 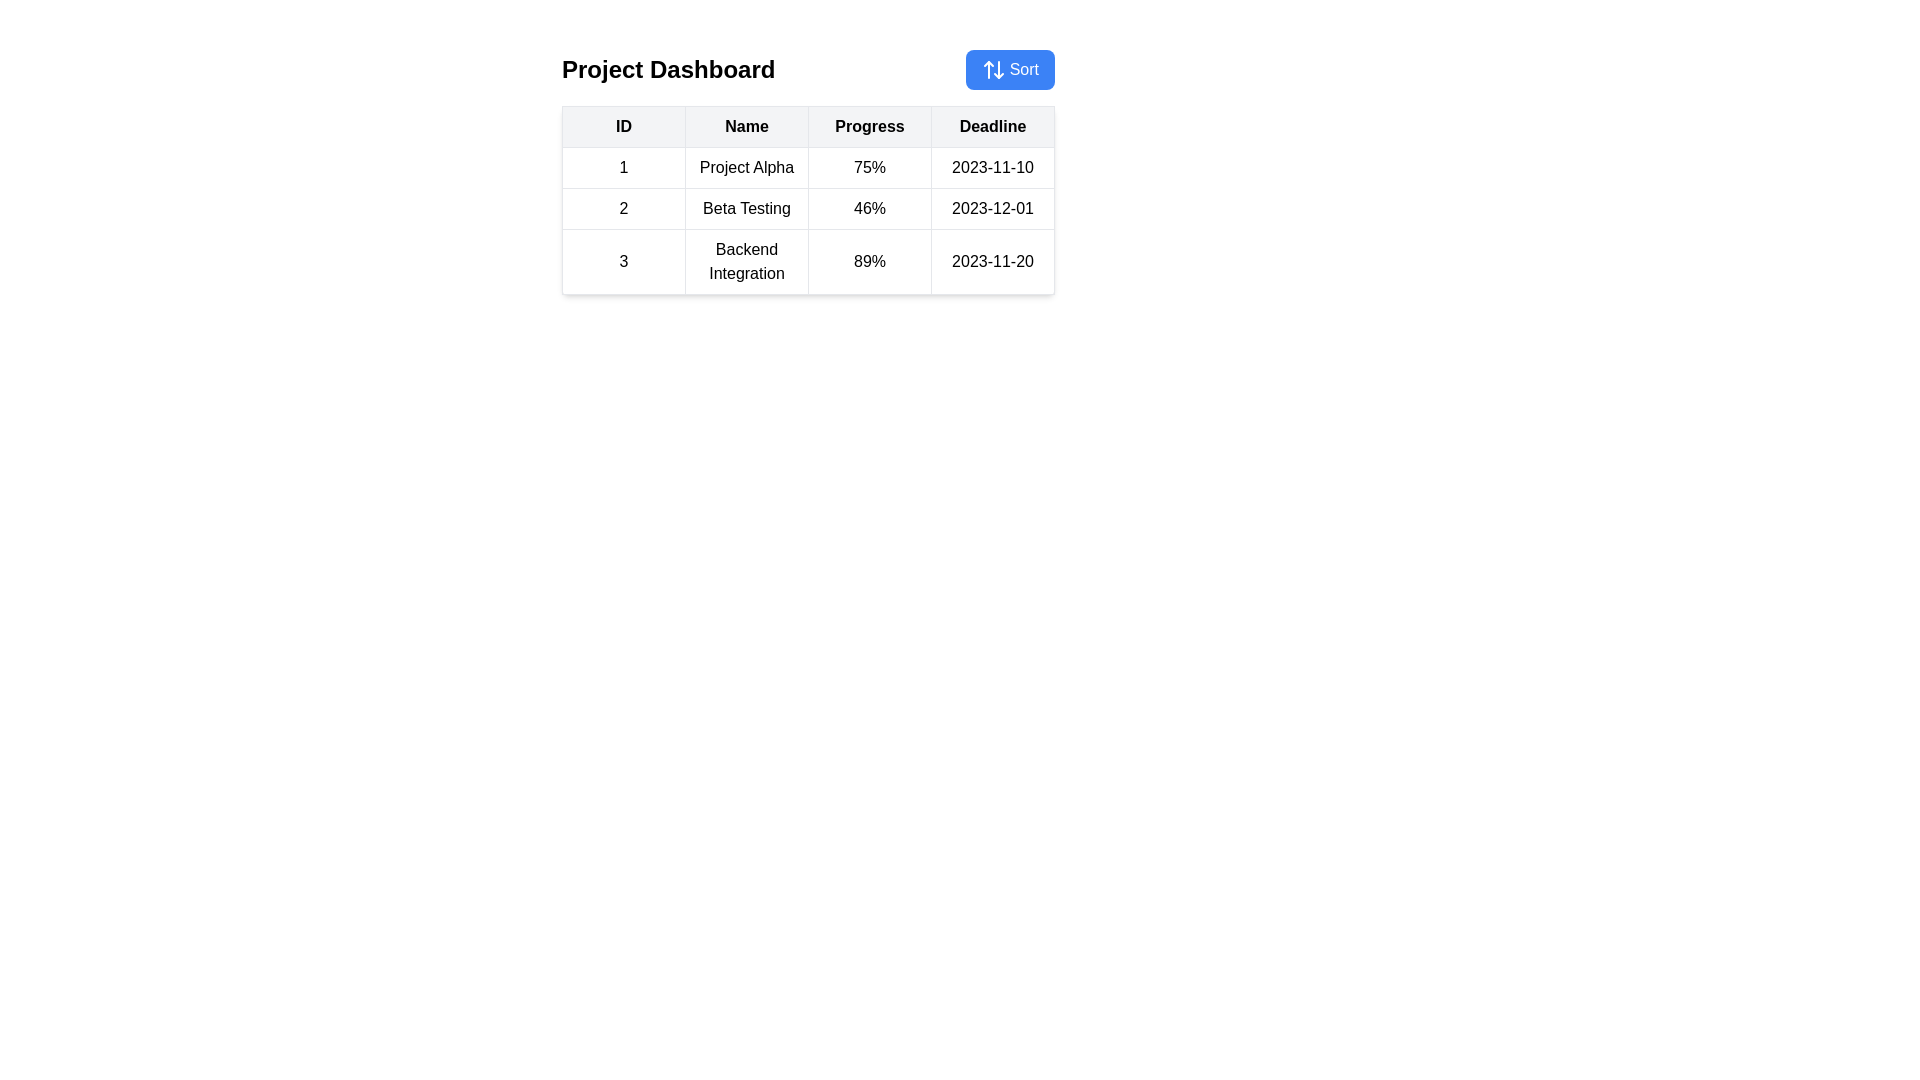 What do you see at coordinates (746, 127) in the screenshot?
I see `the 'Name' header label in the table, which is the second header after 'ID' and before 'Progress'` at bounding box center [746, 127].